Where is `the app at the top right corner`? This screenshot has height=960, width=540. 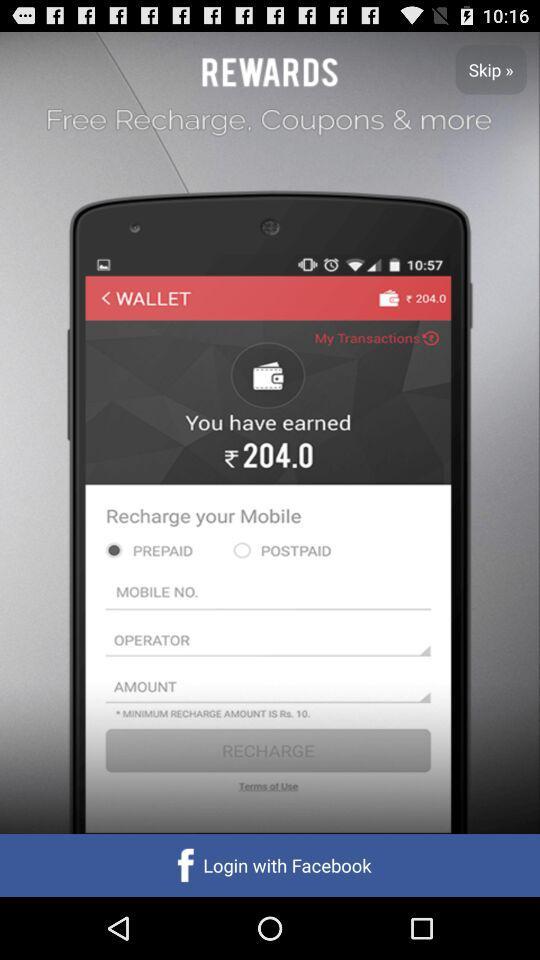 the app at the top right corner is located at coordinates (490, 69).